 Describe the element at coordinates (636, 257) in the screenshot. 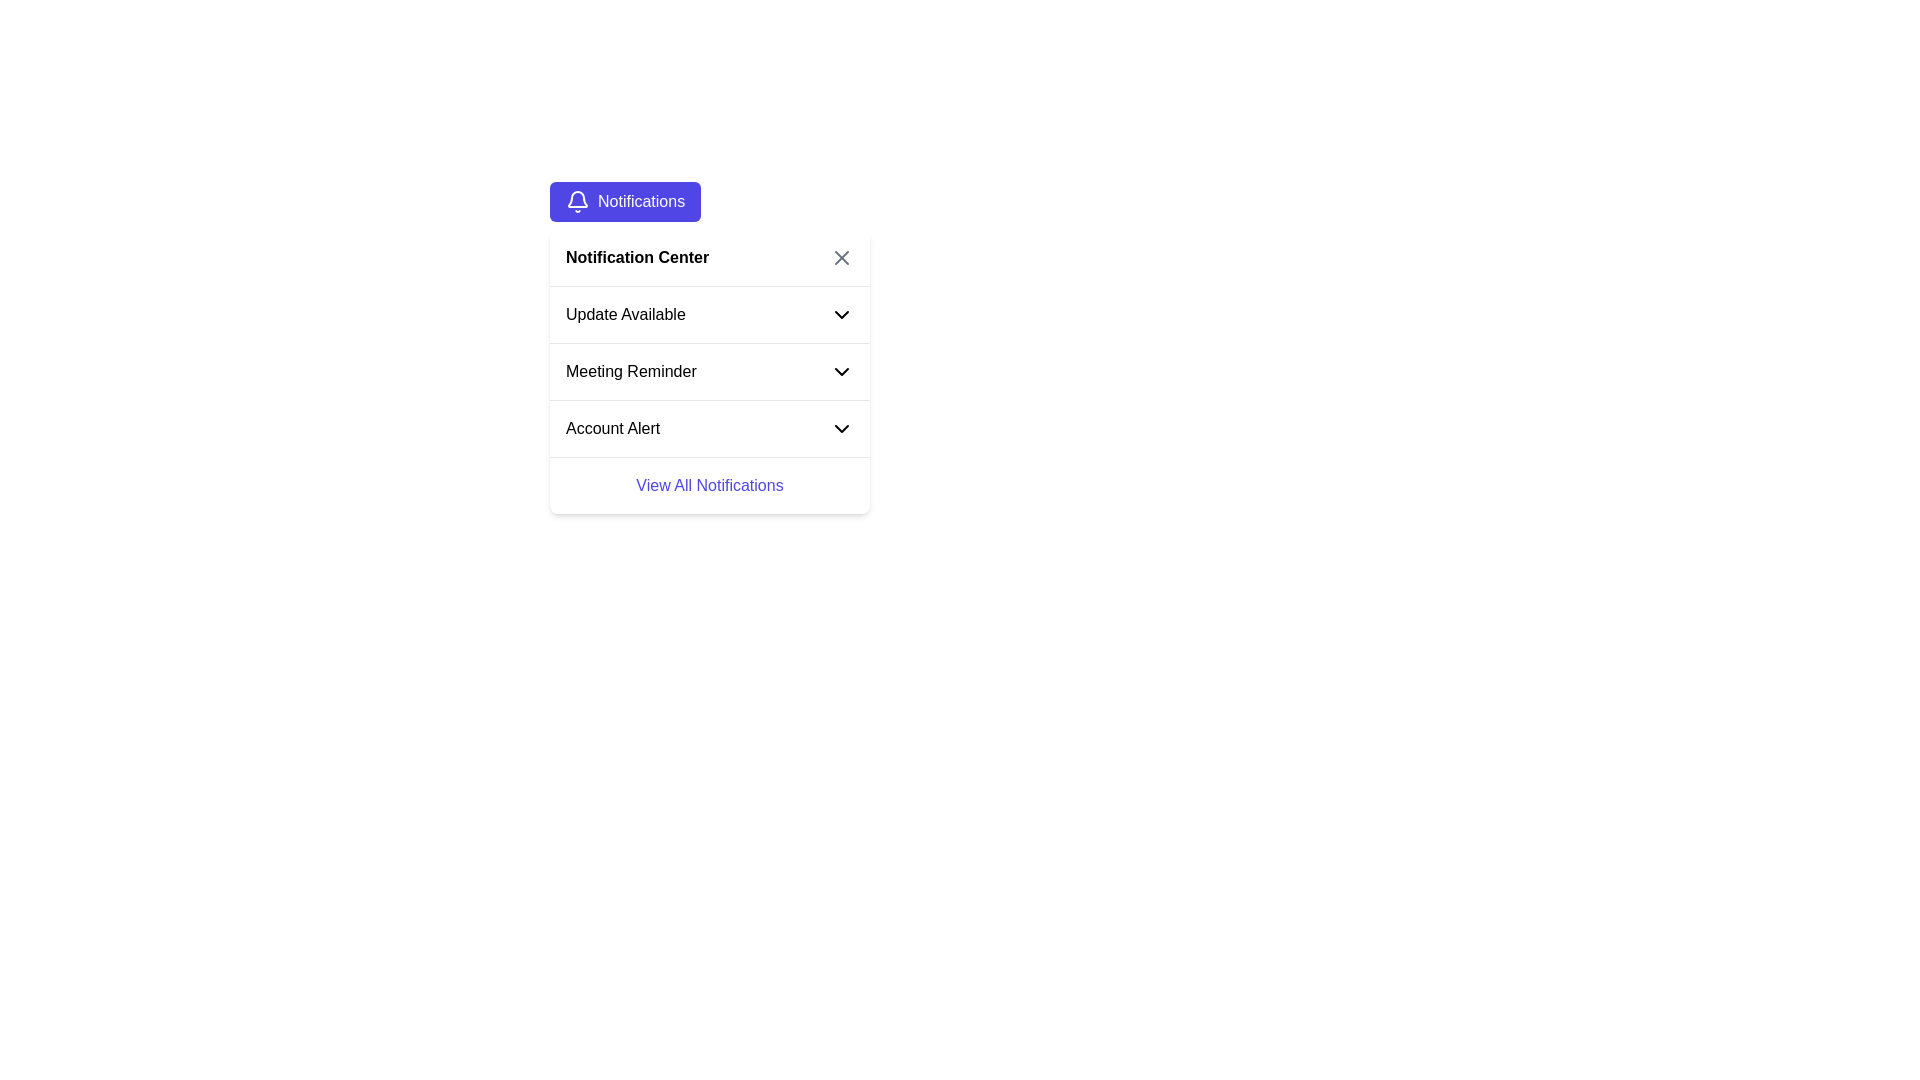

I see `title of the notification section, which is a Text Label located in the upper section of the notification dropdown, aligned to the left next to a close button represented by an 'X'` at that location.